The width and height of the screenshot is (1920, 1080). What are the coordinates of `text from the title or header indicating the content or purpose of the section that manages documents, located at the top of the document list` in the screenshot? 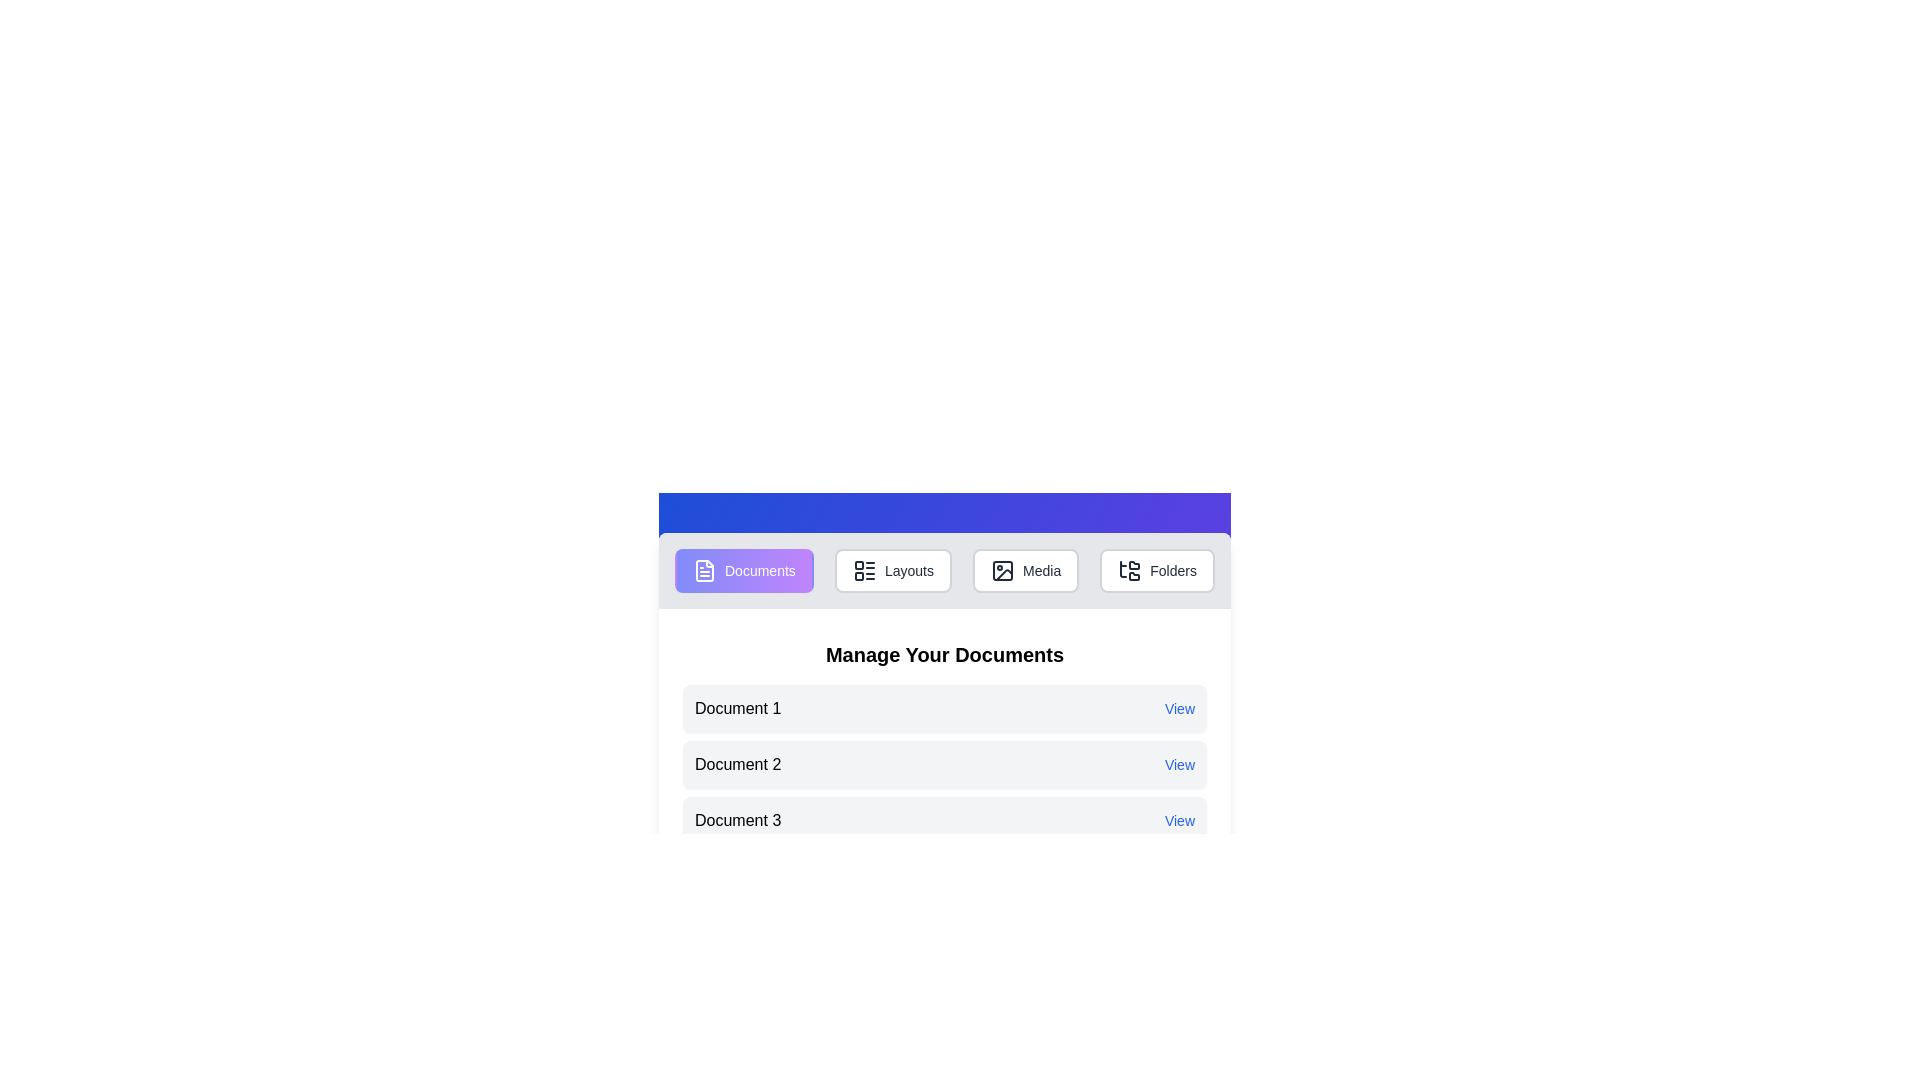 It's located at (944, 655).